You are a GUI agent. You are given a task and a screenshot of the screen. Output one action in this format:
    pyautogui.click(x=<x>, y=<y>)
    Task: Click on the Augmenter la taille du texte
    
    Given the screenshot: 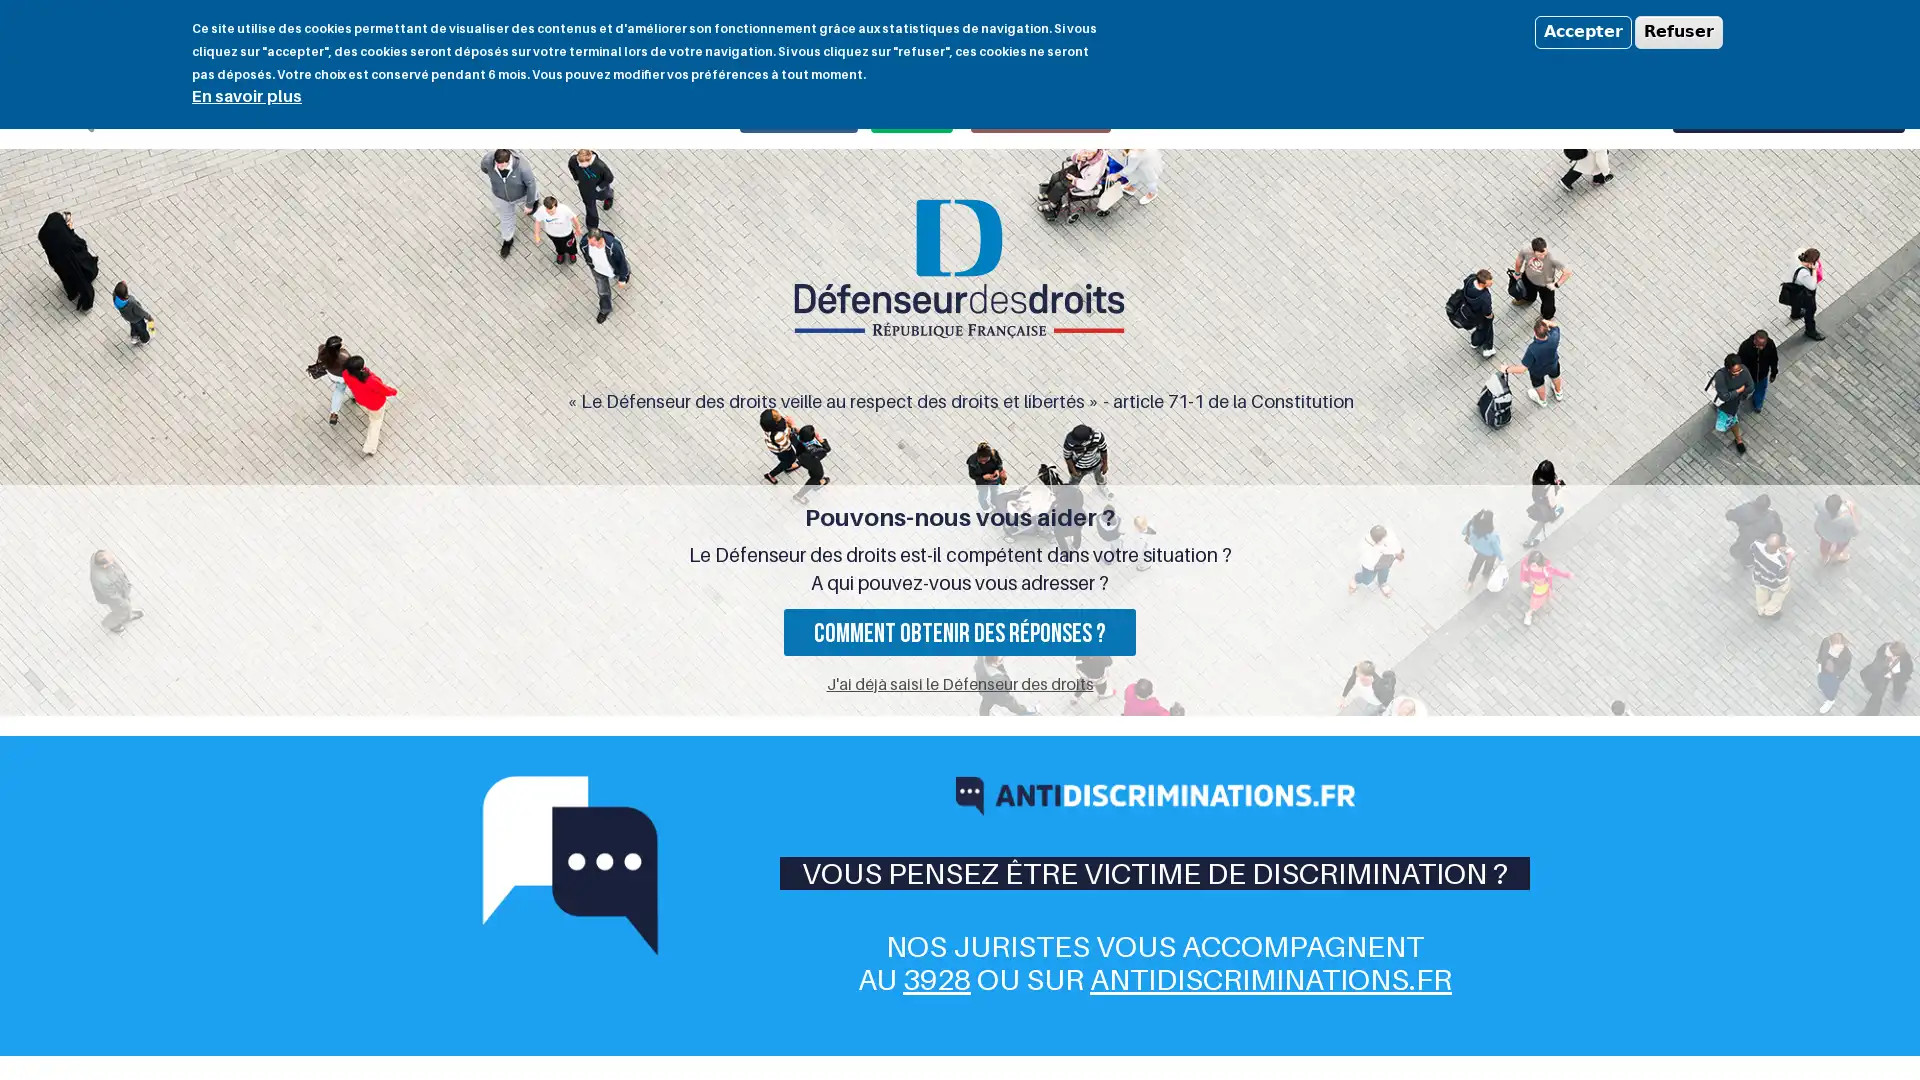 What is the action you would take?
    pyautogui.click(x=1675, y=31)
    